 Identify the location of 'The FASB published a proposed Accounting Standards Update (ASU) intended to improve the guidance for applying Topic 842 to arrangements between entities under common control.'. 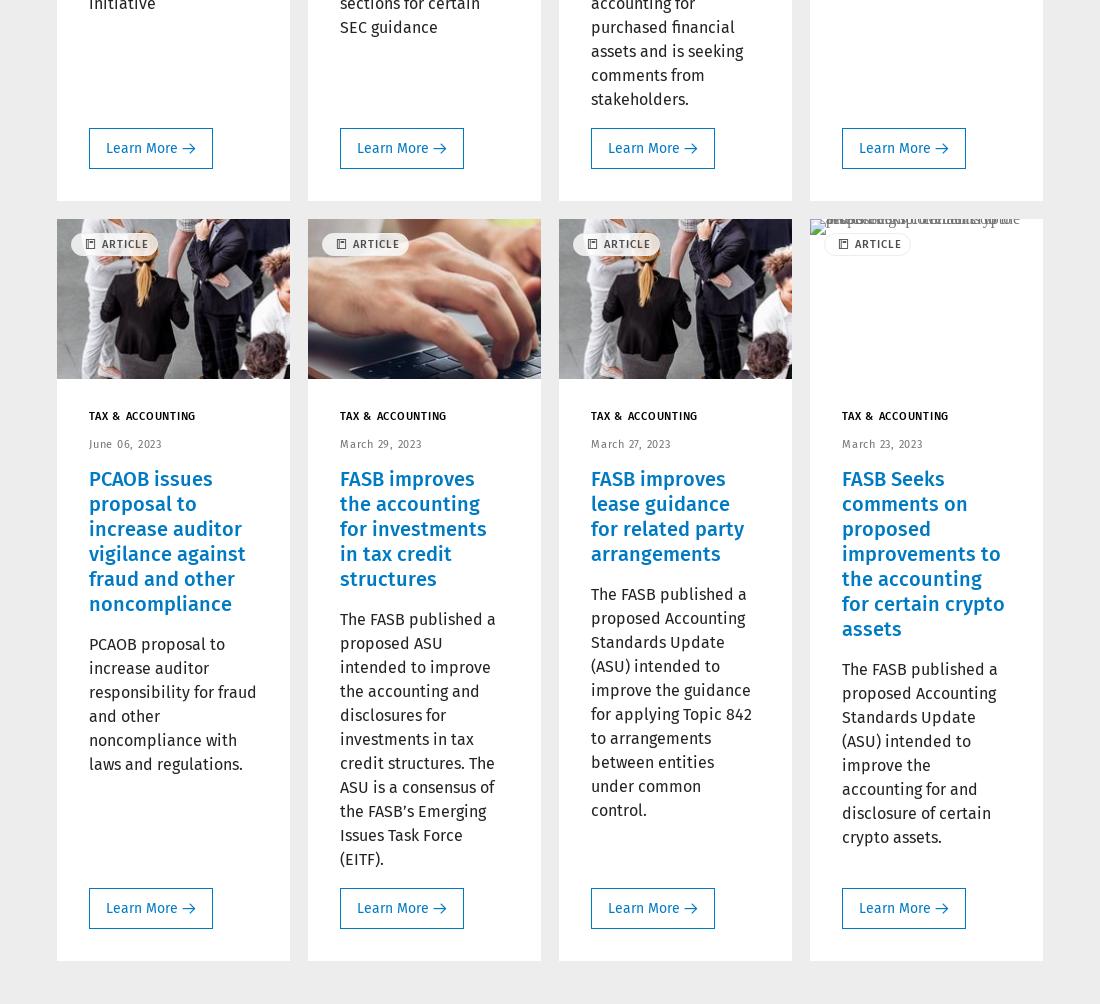
(590, 700).